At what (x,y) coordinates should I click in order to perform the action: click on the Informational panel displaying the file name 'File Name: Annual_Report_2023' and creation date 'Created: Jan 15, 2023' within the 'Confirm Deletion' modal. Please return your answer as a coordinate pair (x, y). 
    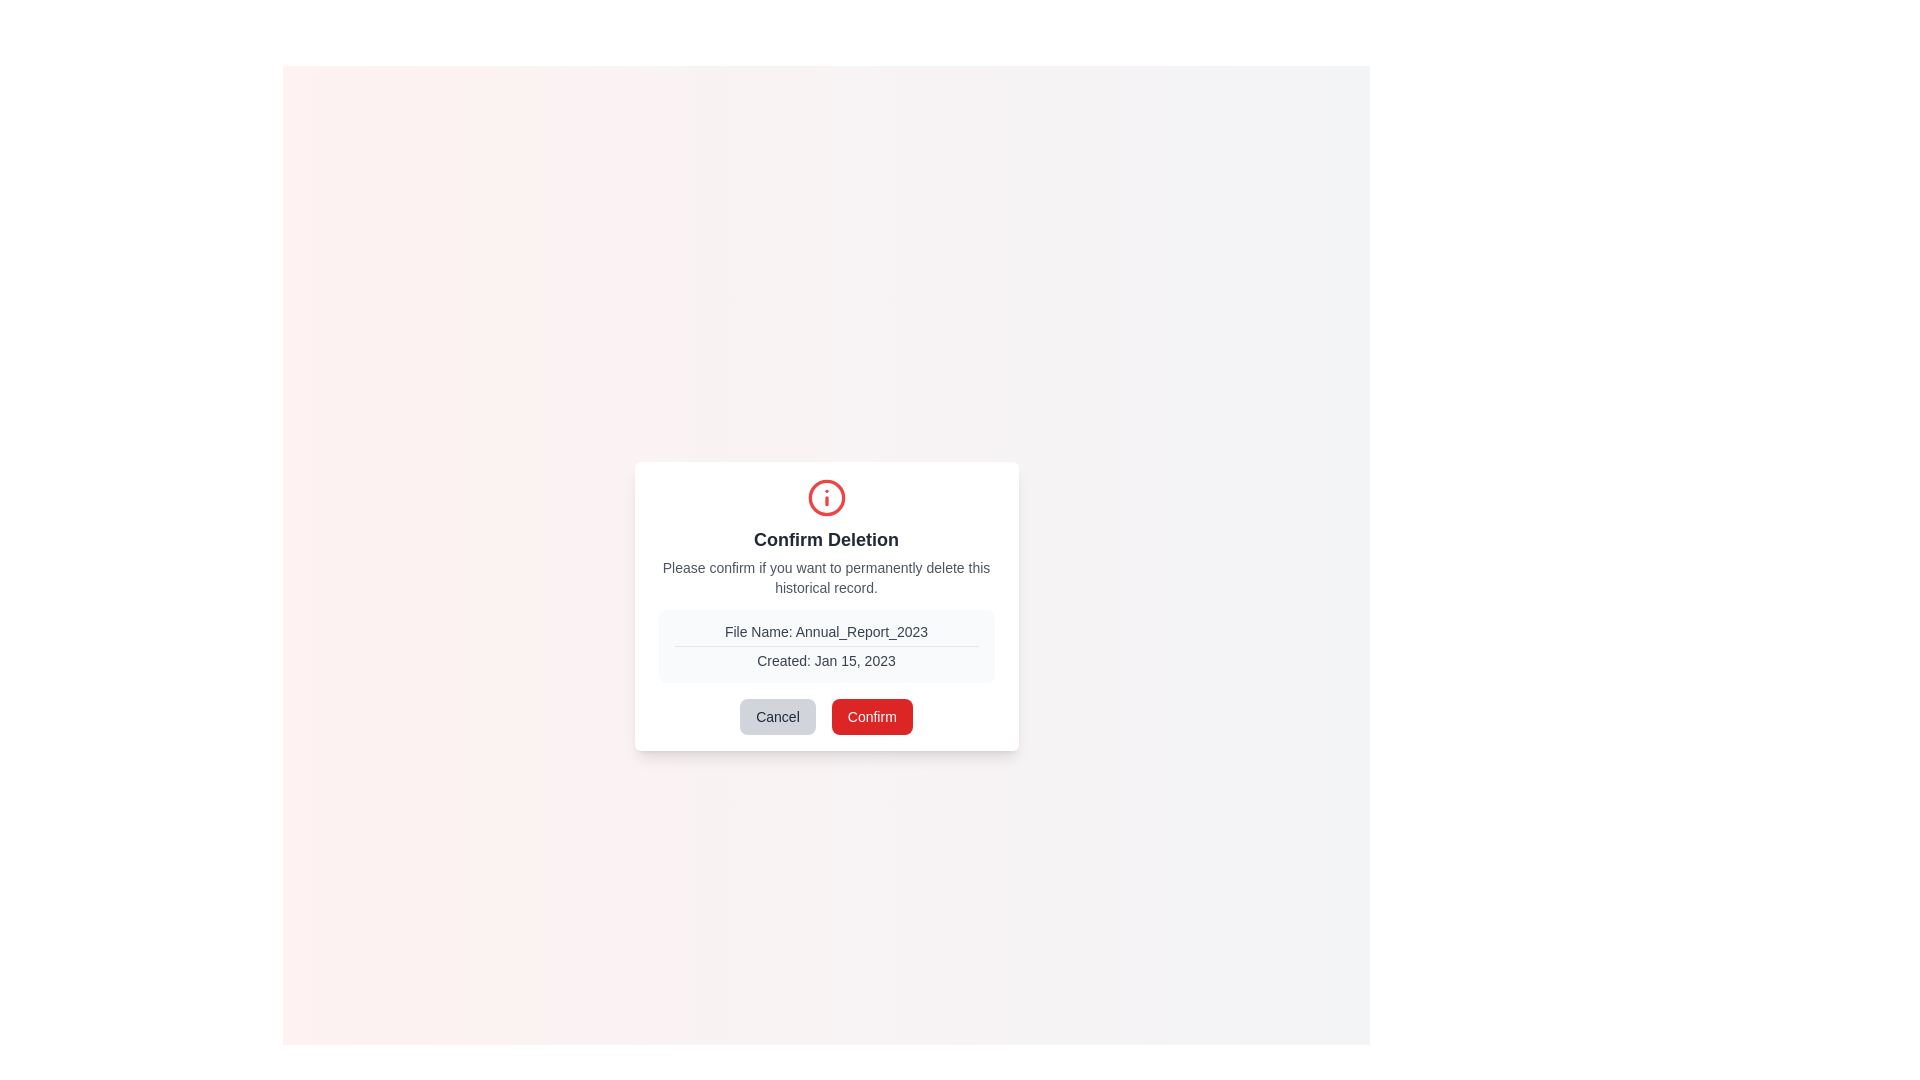
    Looking at the image, I should click on (826, 645).